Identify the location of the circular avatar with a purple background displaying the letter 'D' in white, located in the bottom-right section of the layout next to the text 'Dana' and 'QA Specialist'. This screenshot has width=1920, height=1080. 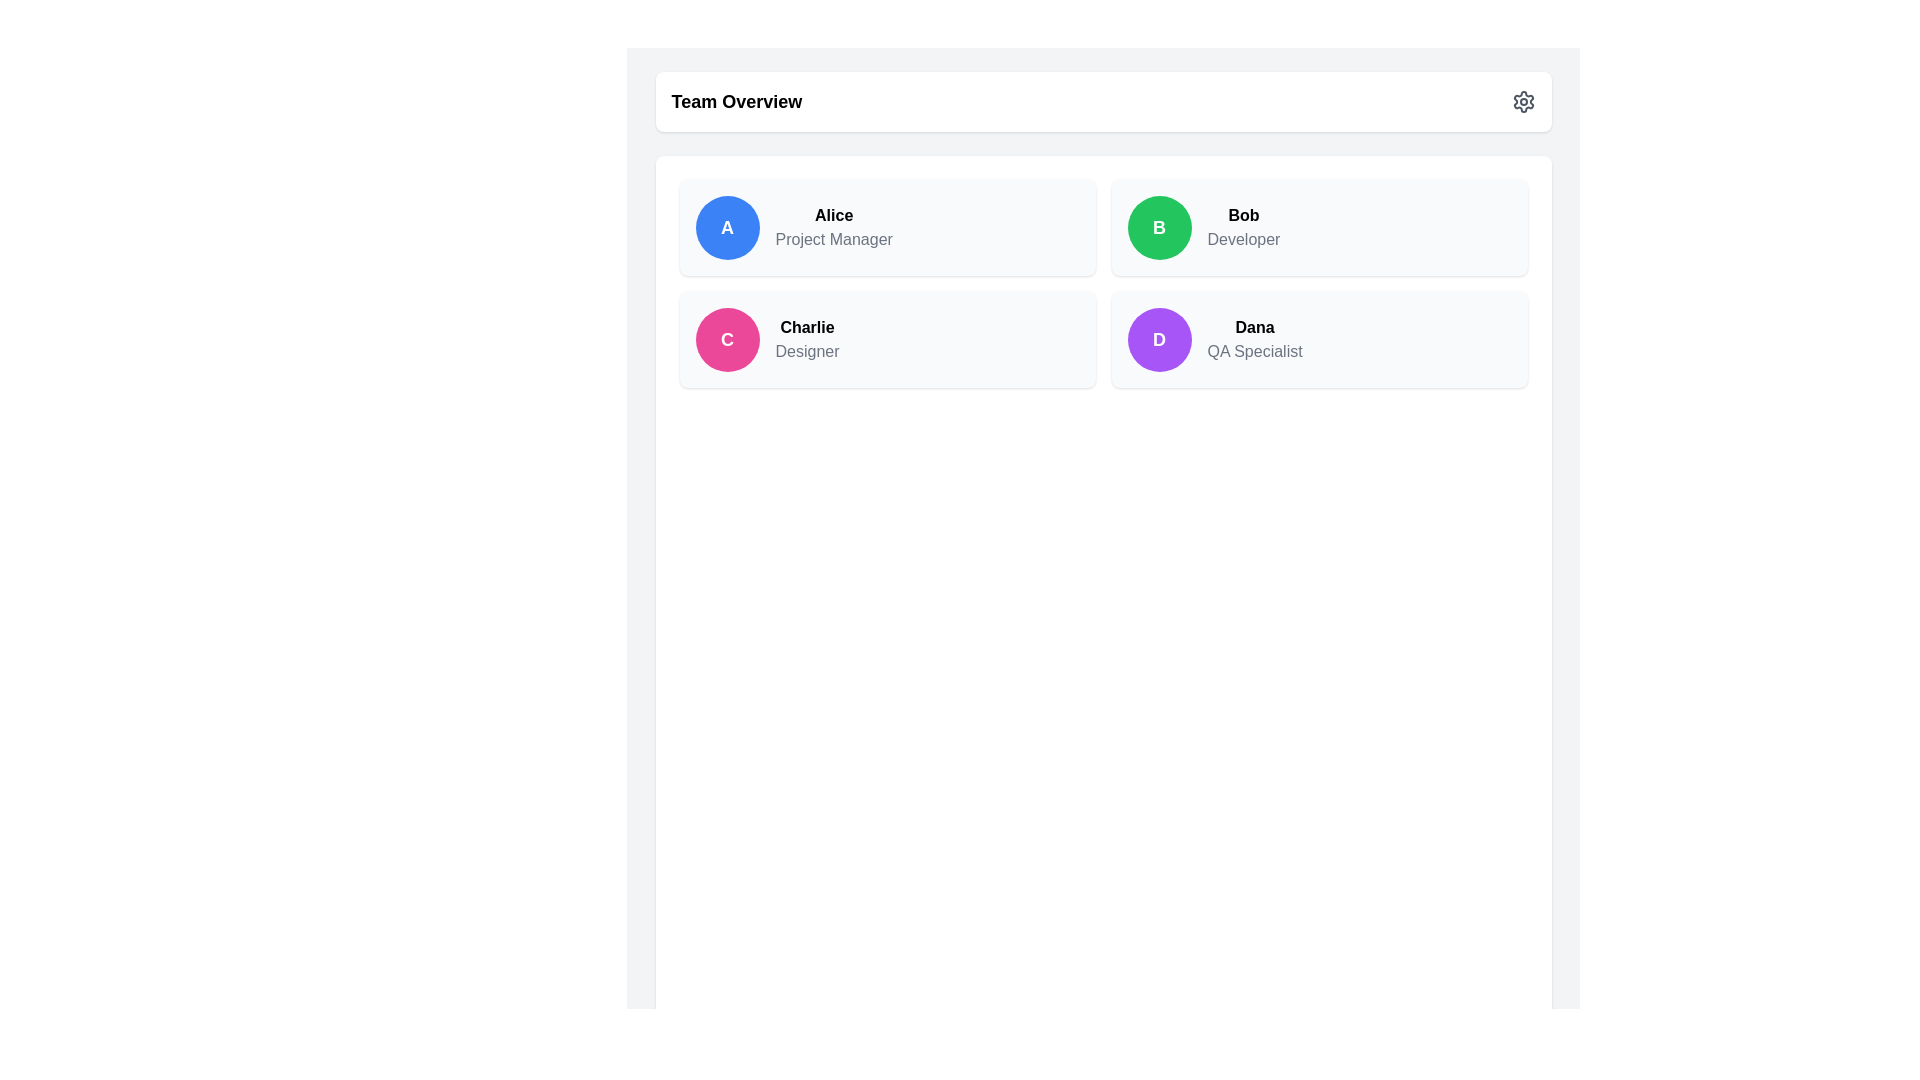
(1159, 338).